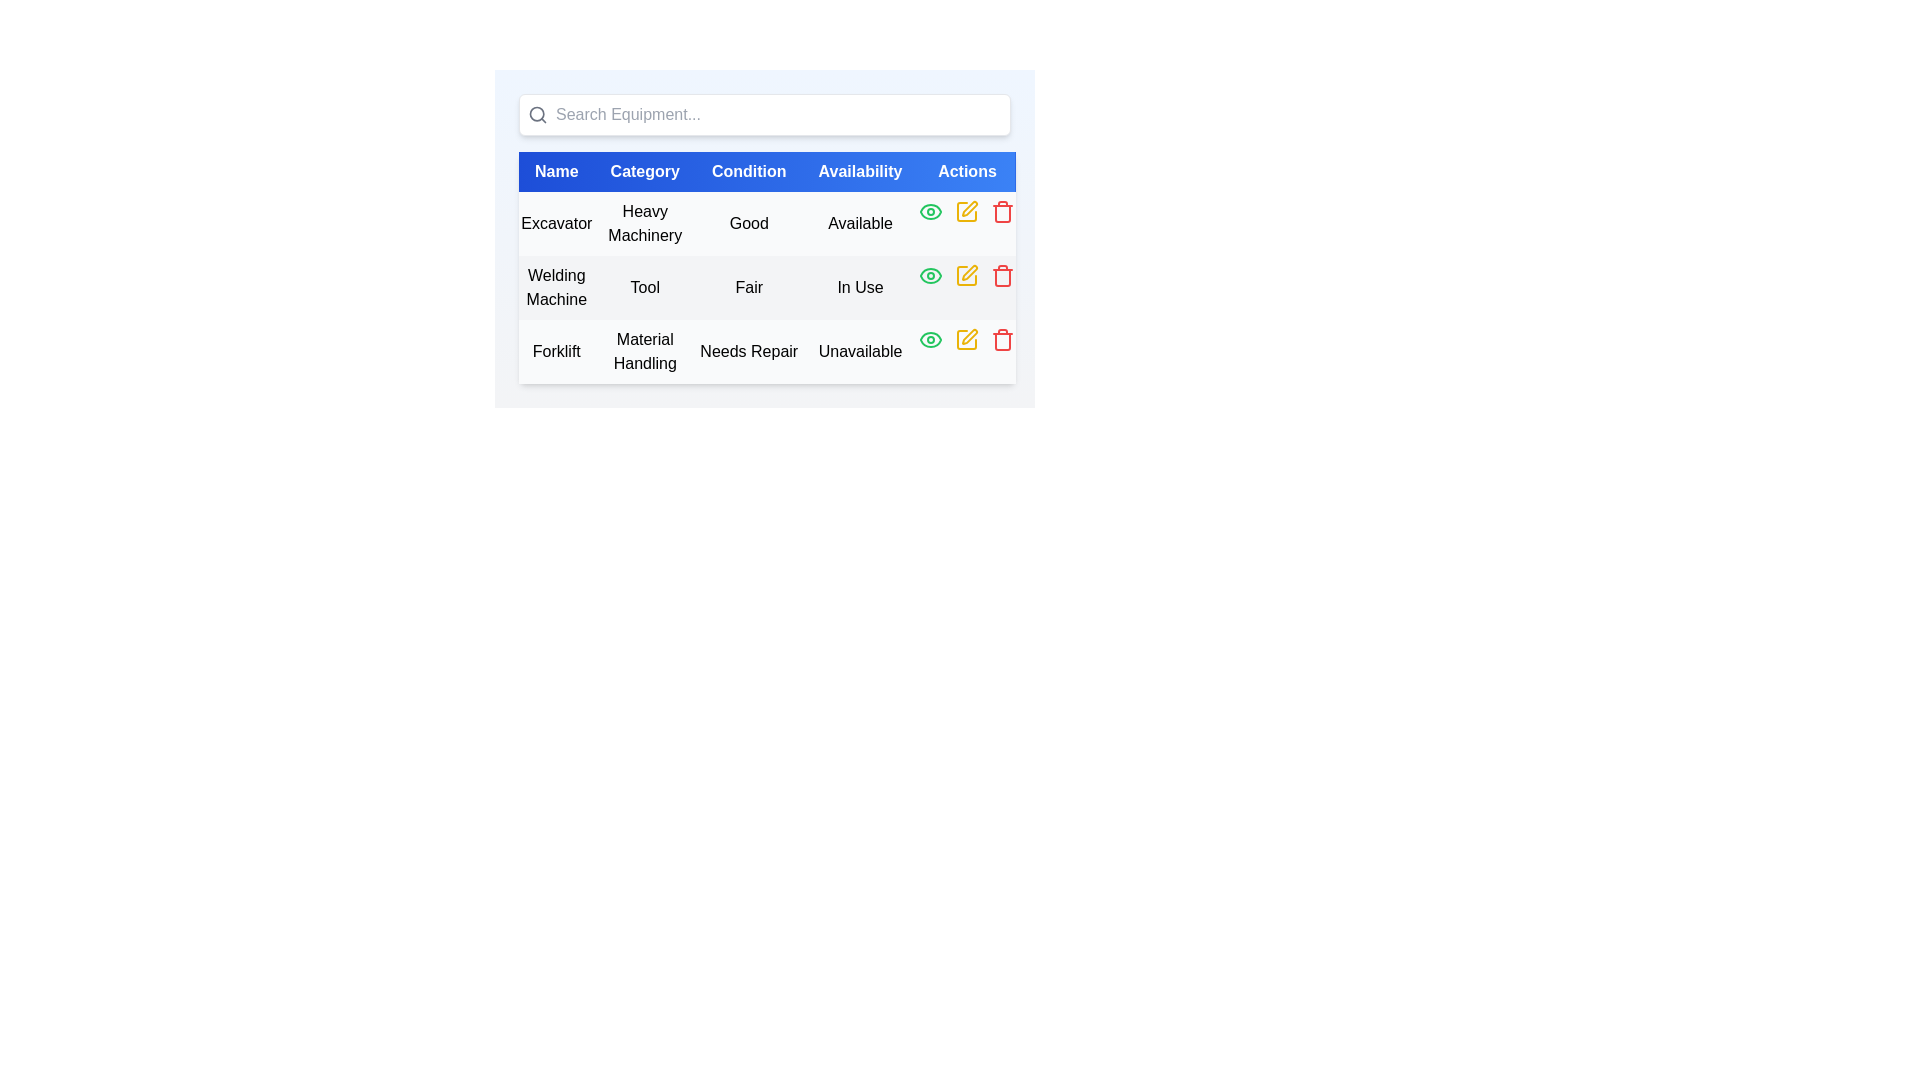  I want to click on the 'Name' header label in the table, which is positioned at the top-left corner and identifies the information listed under this column, so click(556, 171).